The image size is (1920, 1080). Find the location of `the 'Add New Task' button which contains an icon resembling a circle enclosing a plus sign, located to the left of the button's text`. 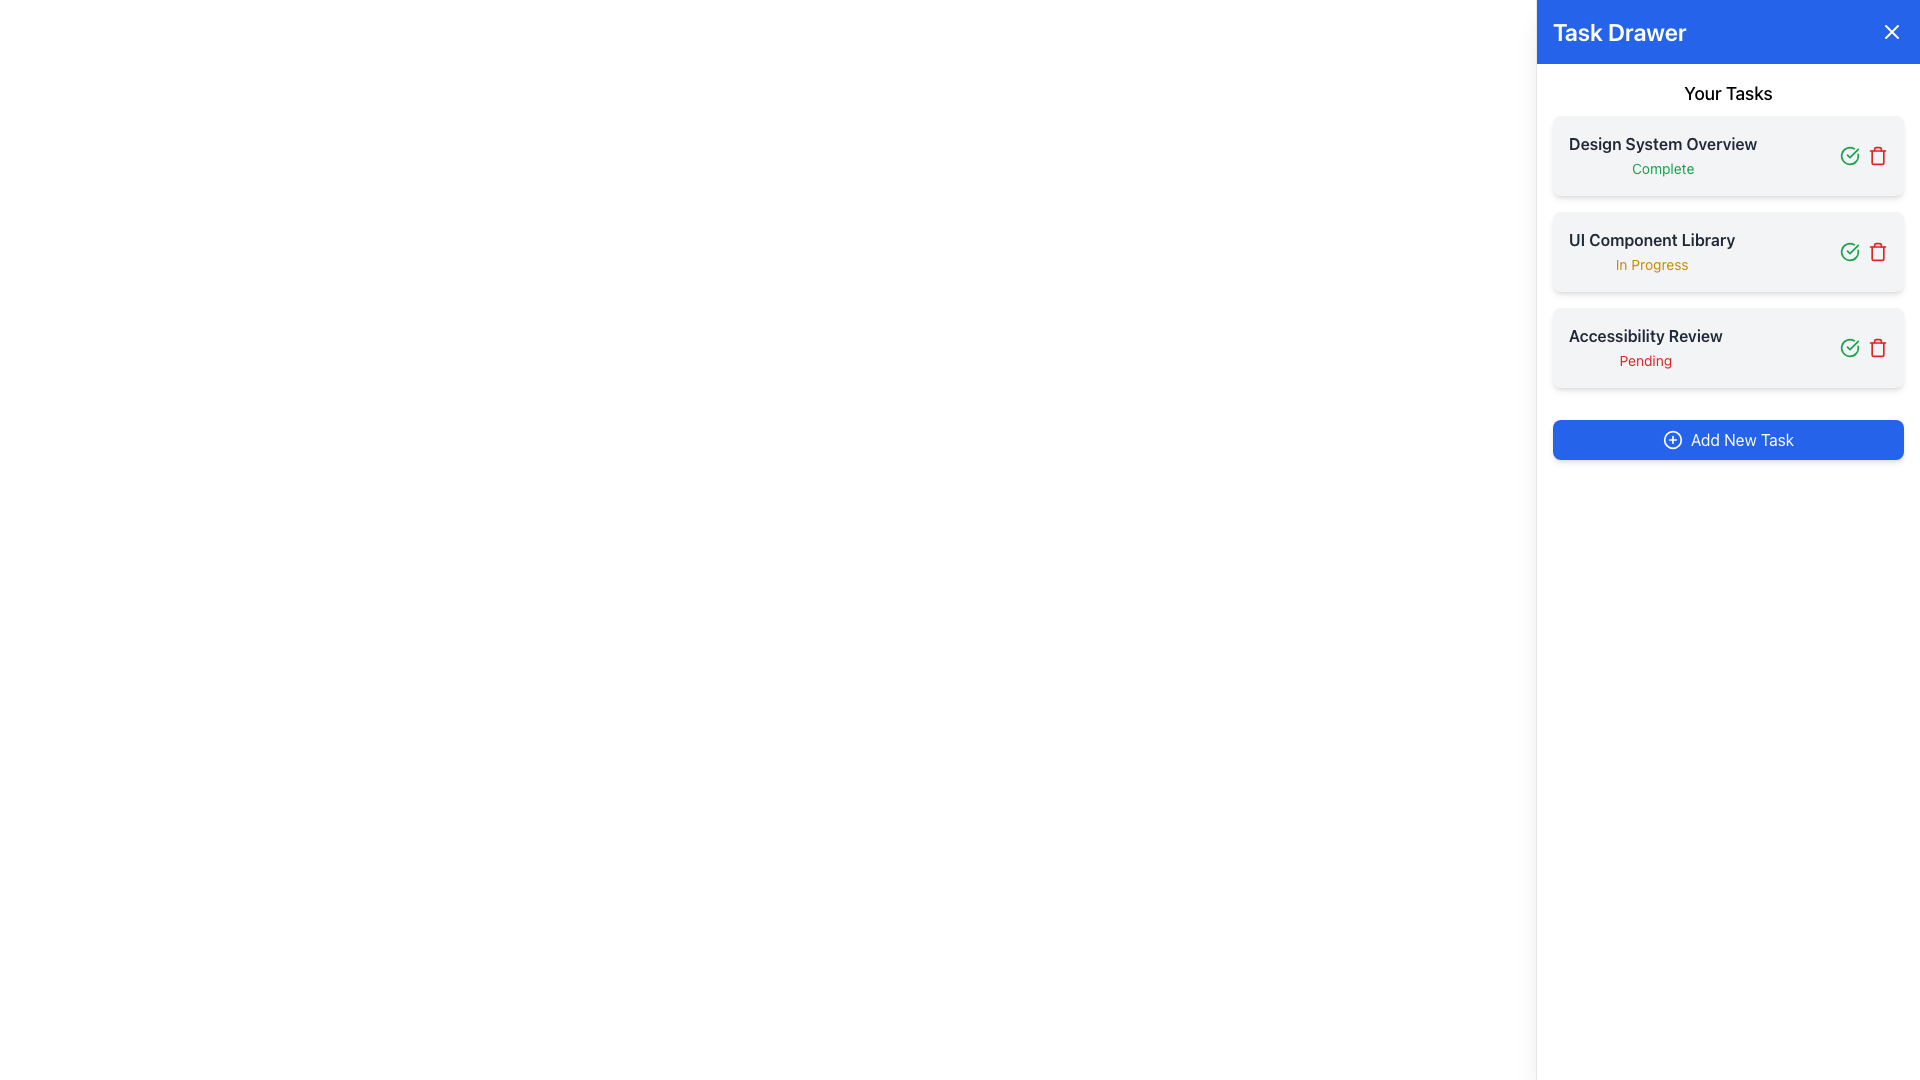

the 'Add New Task' button which contains an icon resembling a circle enclosing a plus sign, located to the left of the button's text is located at coordinates (1672, 438).